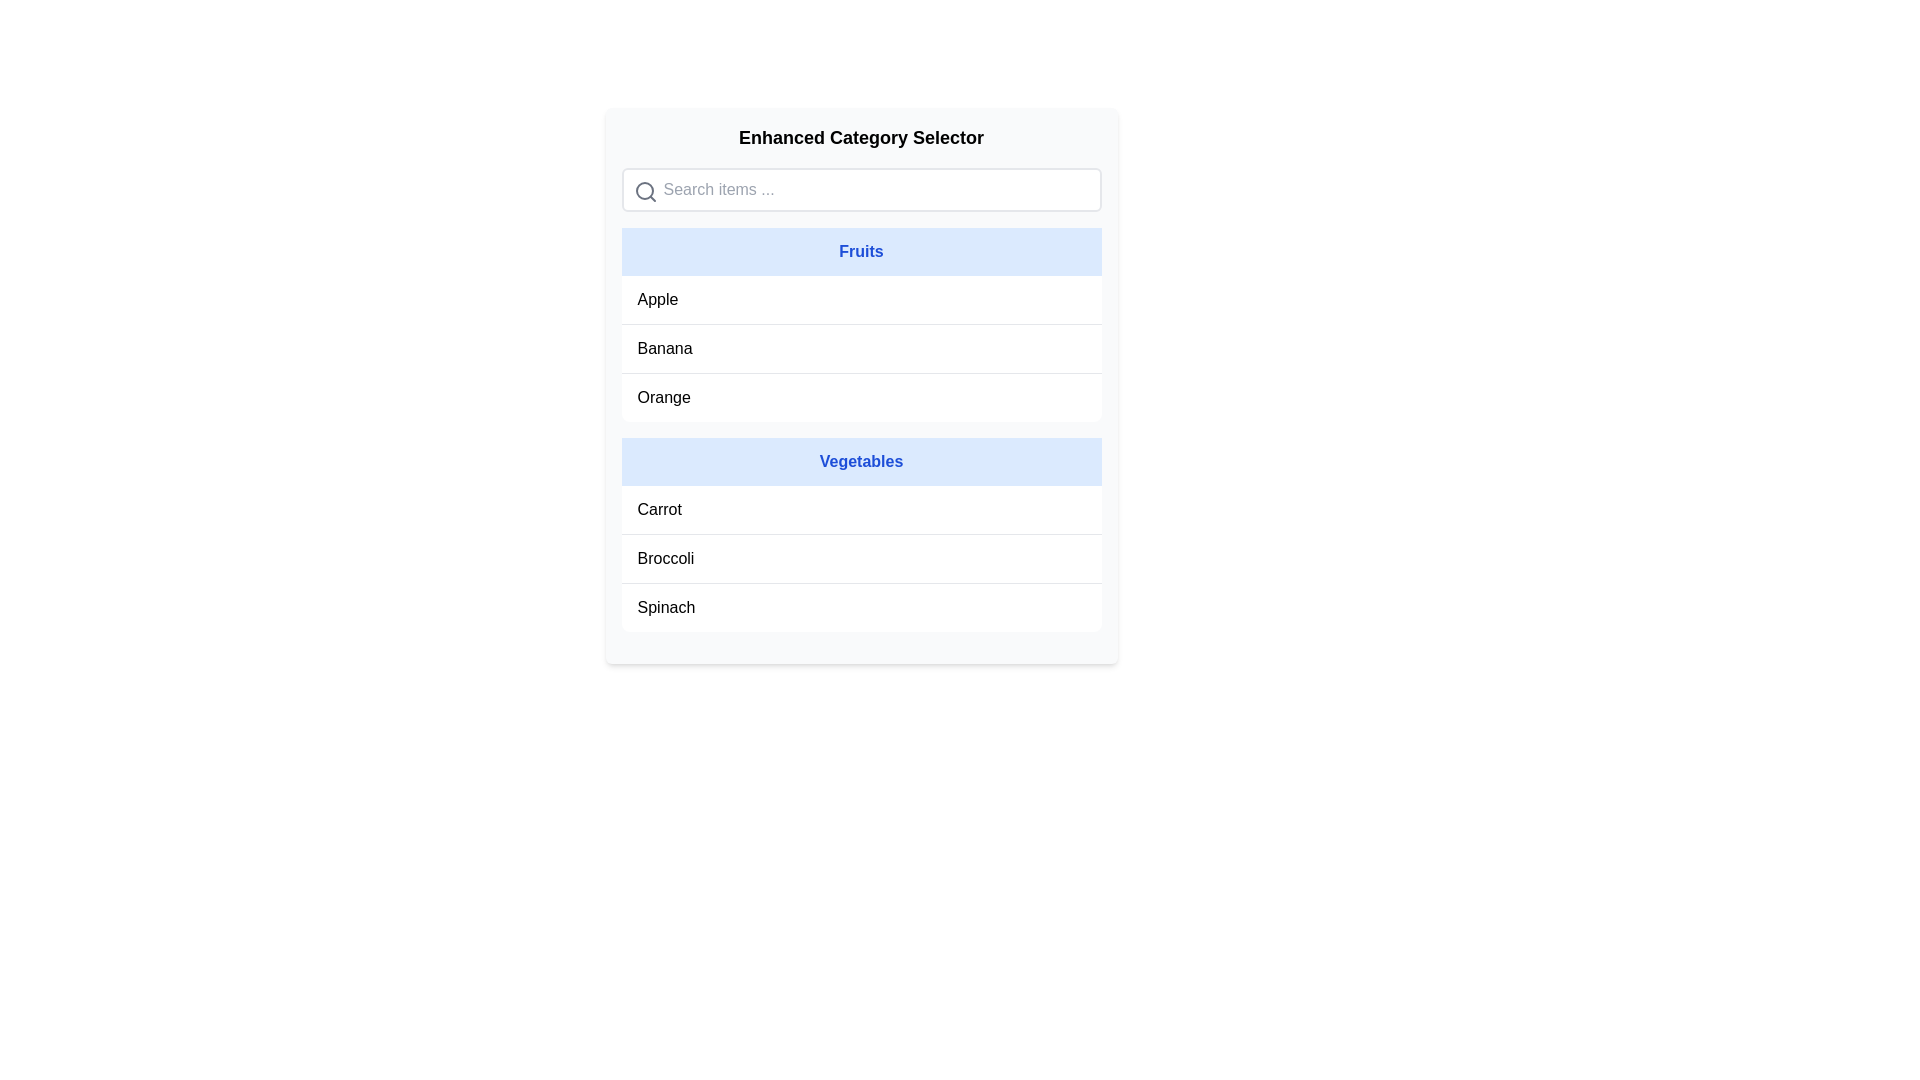  What do you see at coordinates (861, 607) in the screenshot?
I see `to select the list item labeled 'Spinach', which is the last item in the 'Vegetables' section, positioned beneath 'Broccoli'` at bounding box center [861, 607].